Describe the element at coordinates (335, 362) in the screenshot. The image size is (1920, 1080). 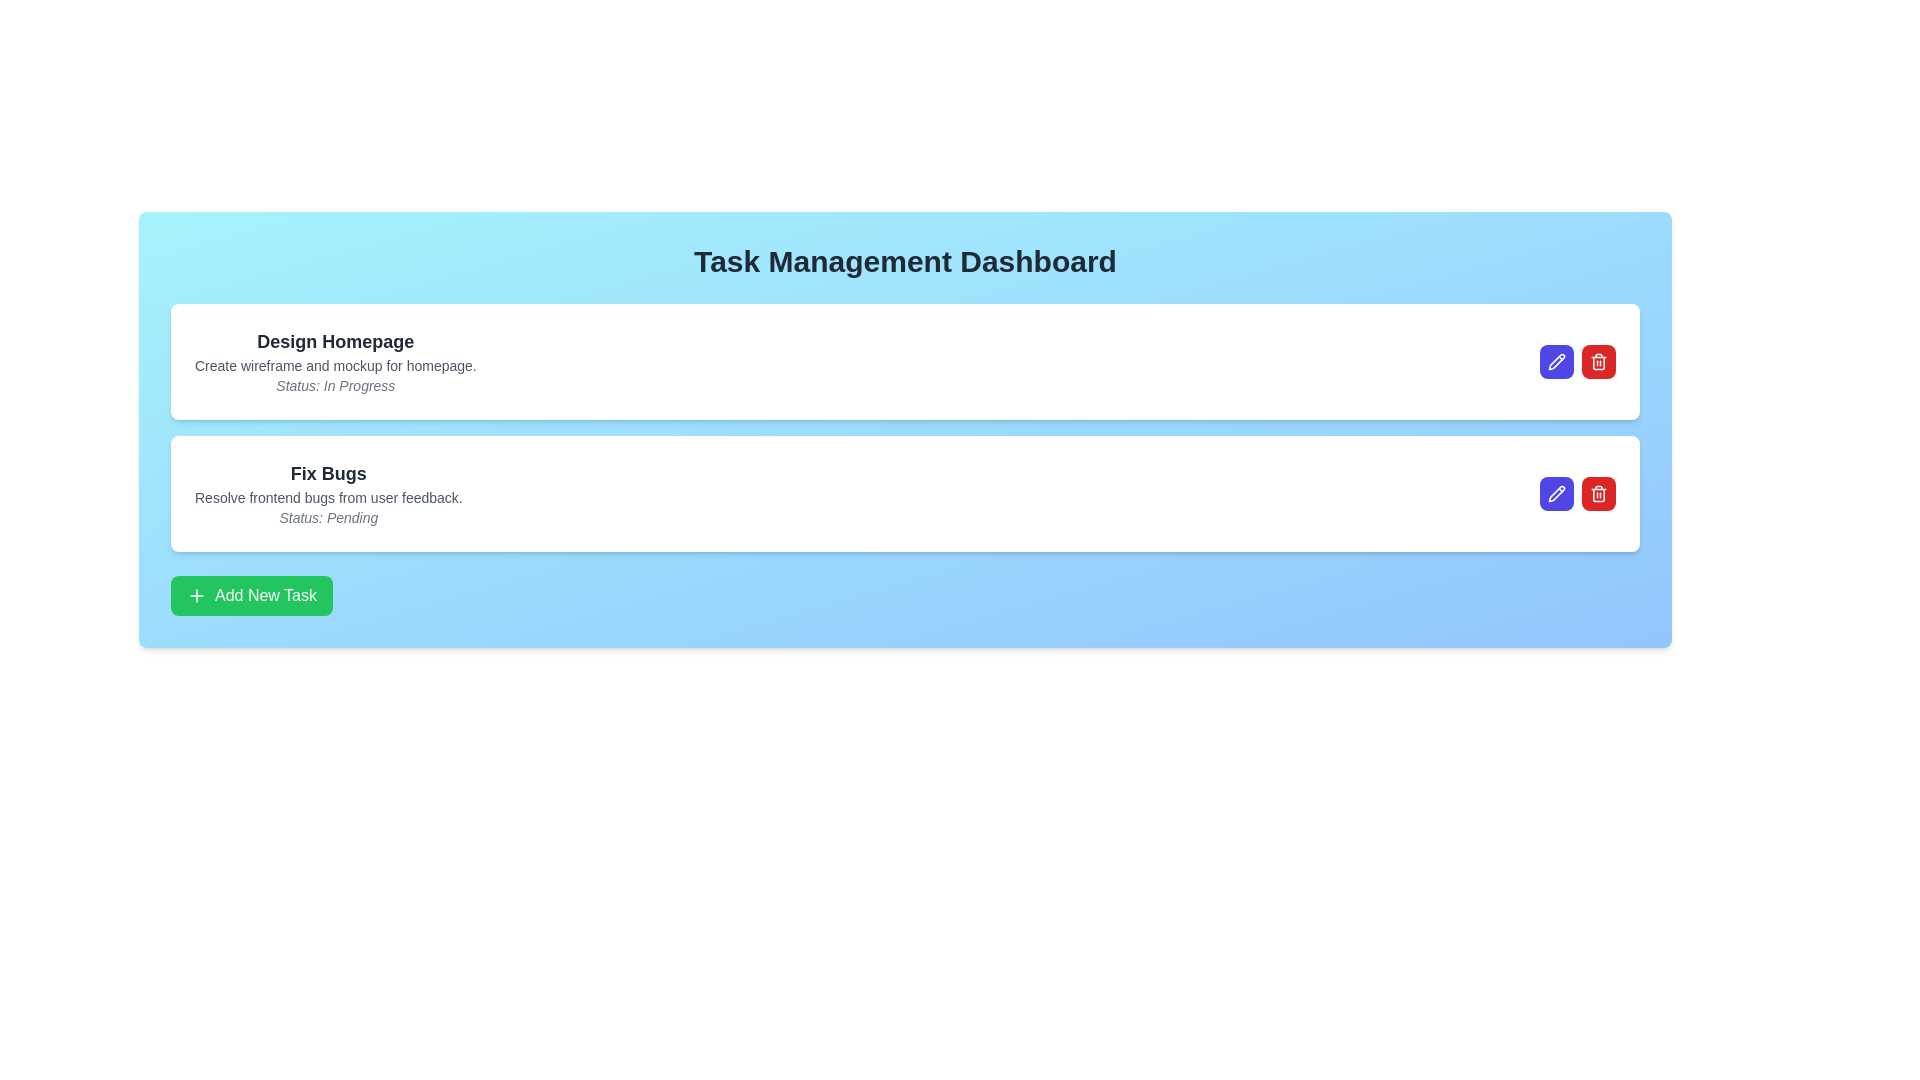
I see `the Text Content Block that displays 'Design Homepage' with the description 'Create wireframe and mockup for homepage.' and status 'Status: In Progress'` at that location.